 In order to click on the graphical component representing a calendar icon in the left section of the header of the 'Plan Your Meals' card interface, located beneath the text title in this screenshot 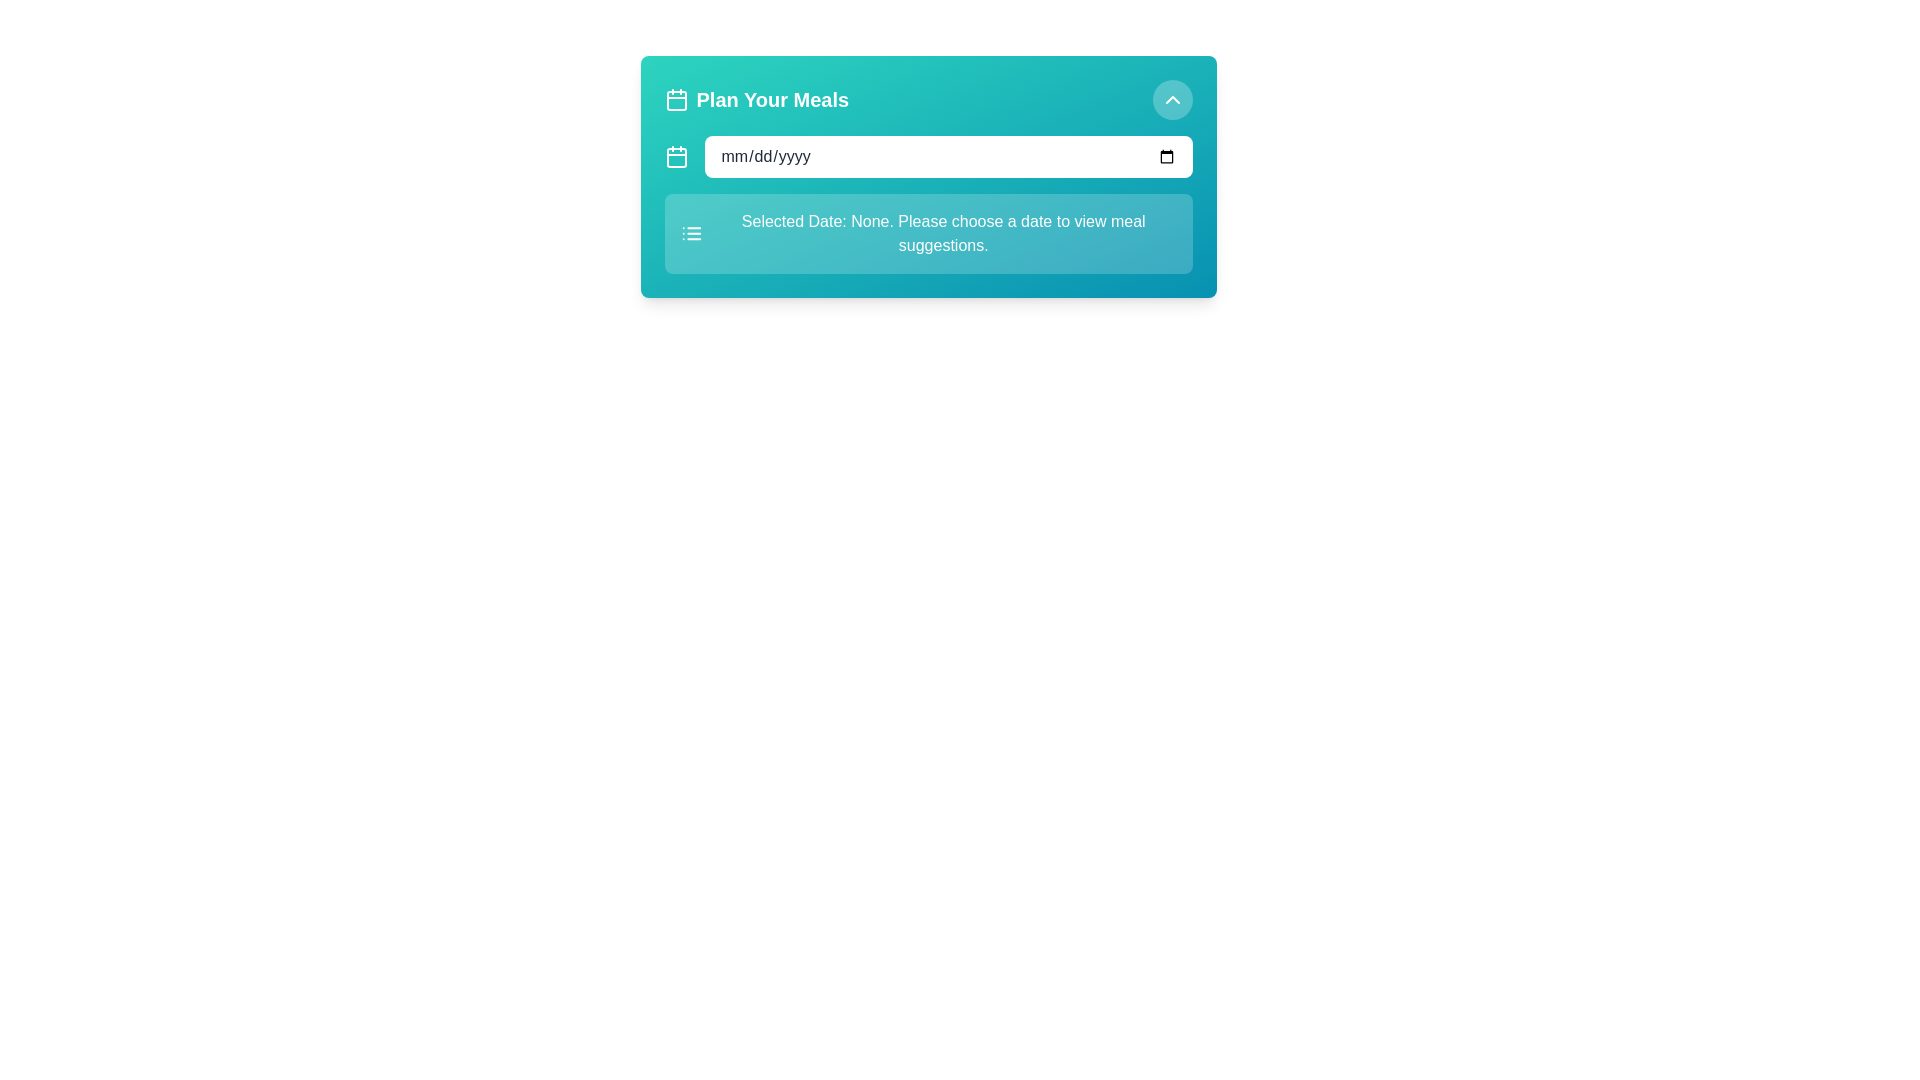, I will do `click(676, 100)`.